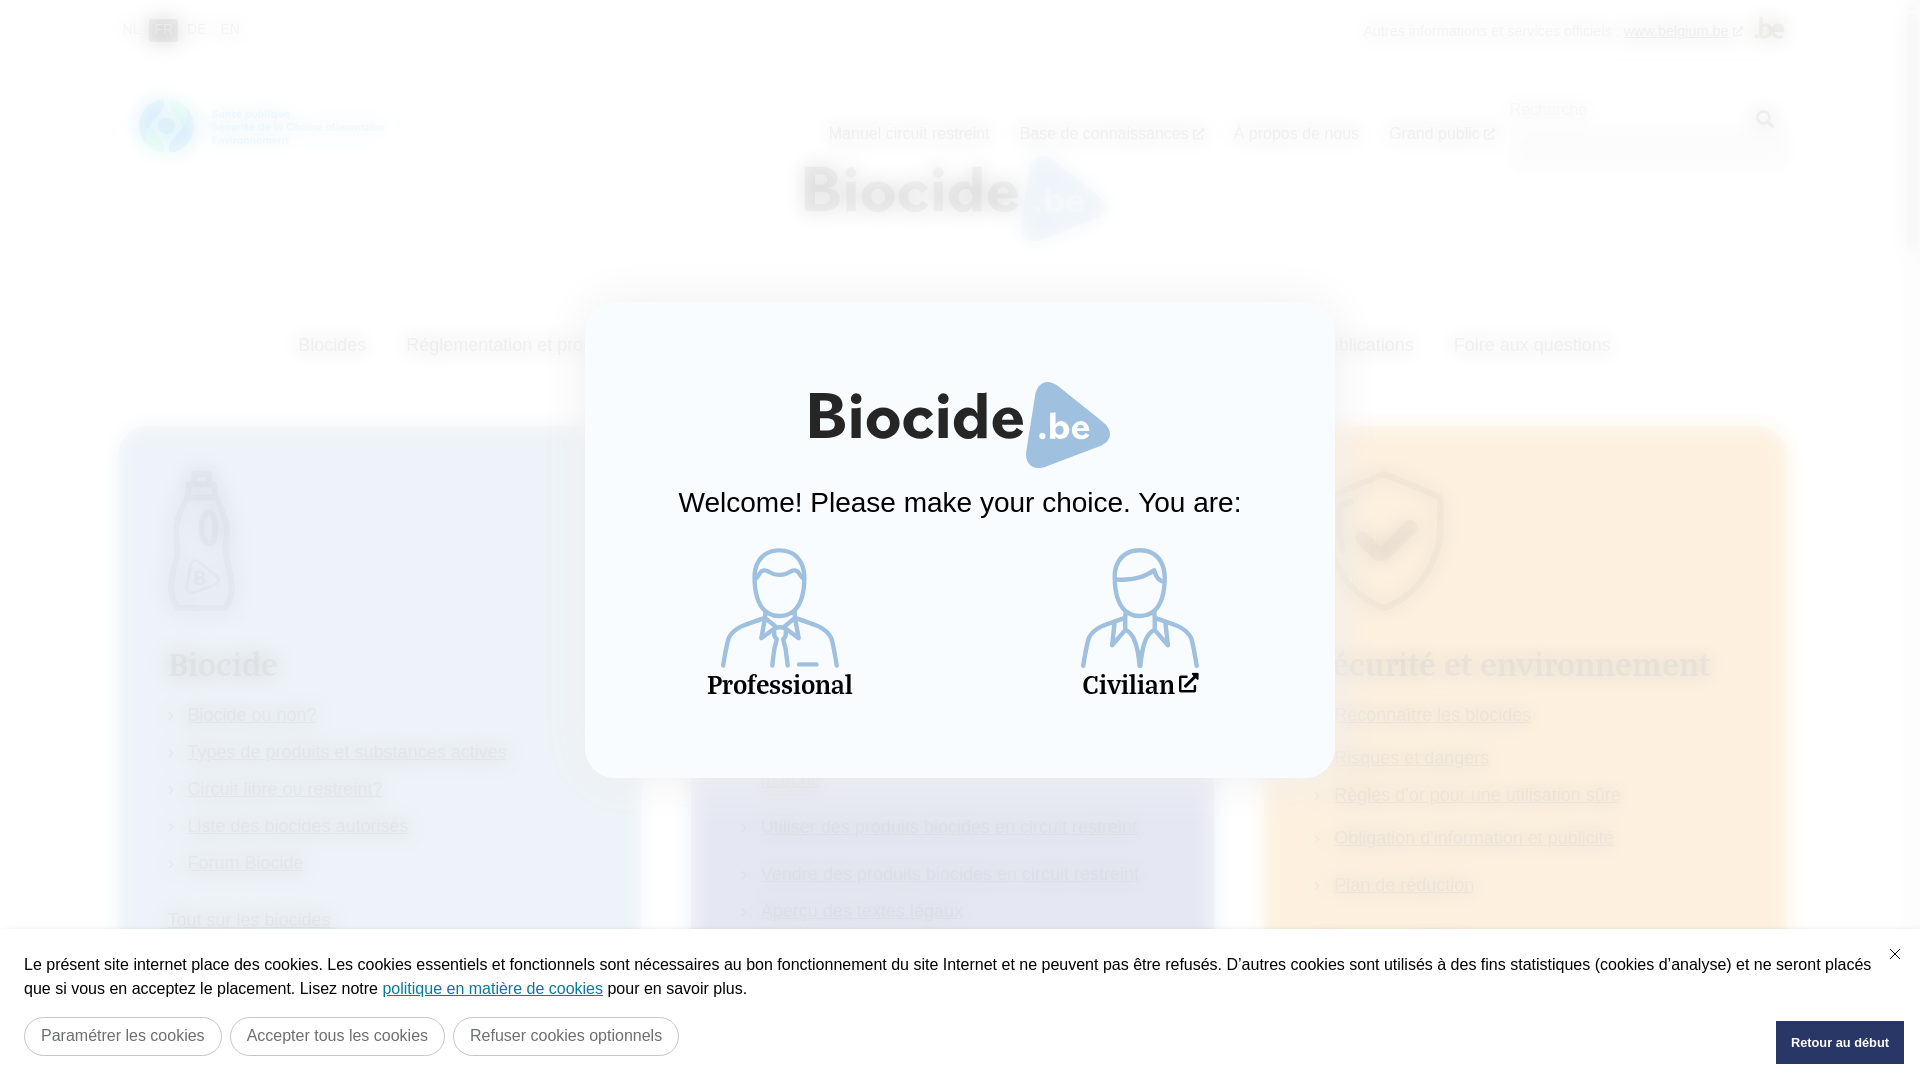 This screenshot has height=1080, width=1920. Describe the element at coordinates (331, 350) in the screenshot. I see `'Biocides'` at that location.